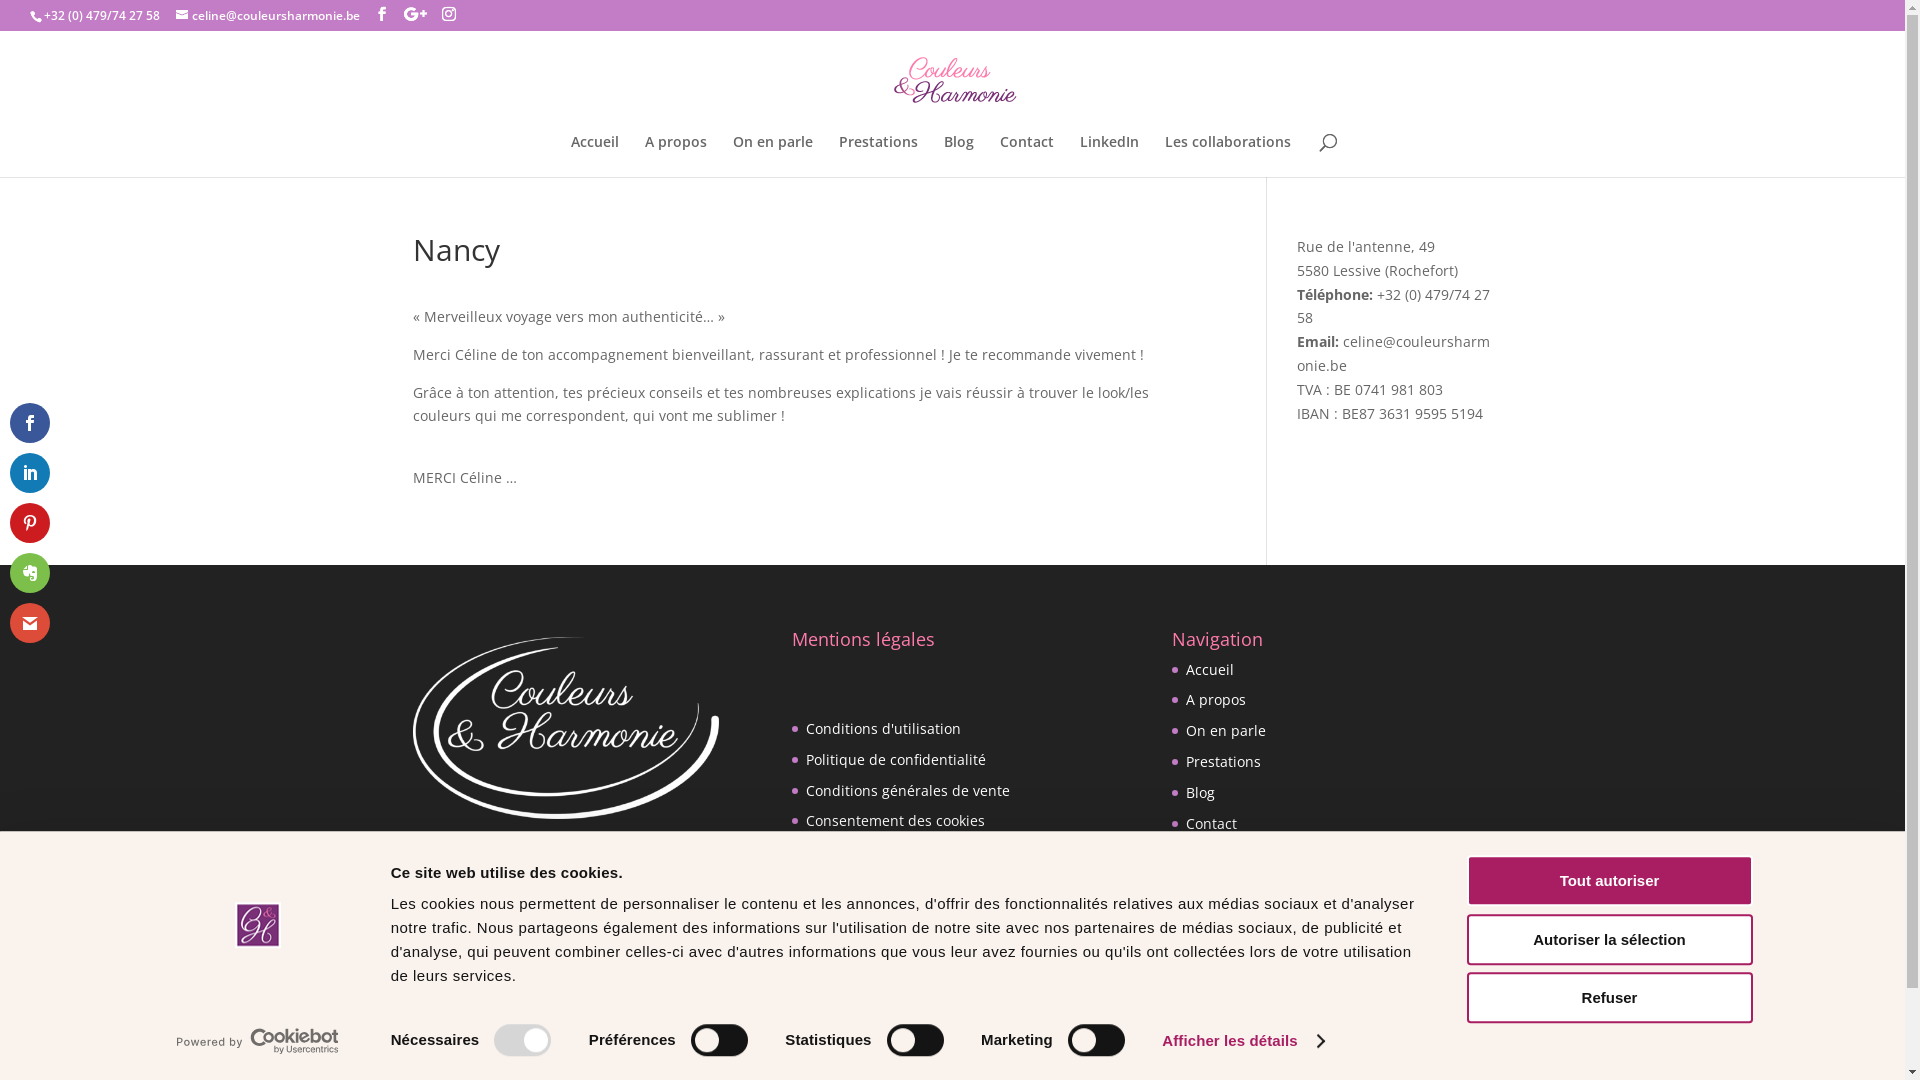 Image resolution: width=1920 pixels, height=1080 pixels. Describe the element at coordinates (1608, 997) in the screenshot. I see `'Refuser'` at that location.